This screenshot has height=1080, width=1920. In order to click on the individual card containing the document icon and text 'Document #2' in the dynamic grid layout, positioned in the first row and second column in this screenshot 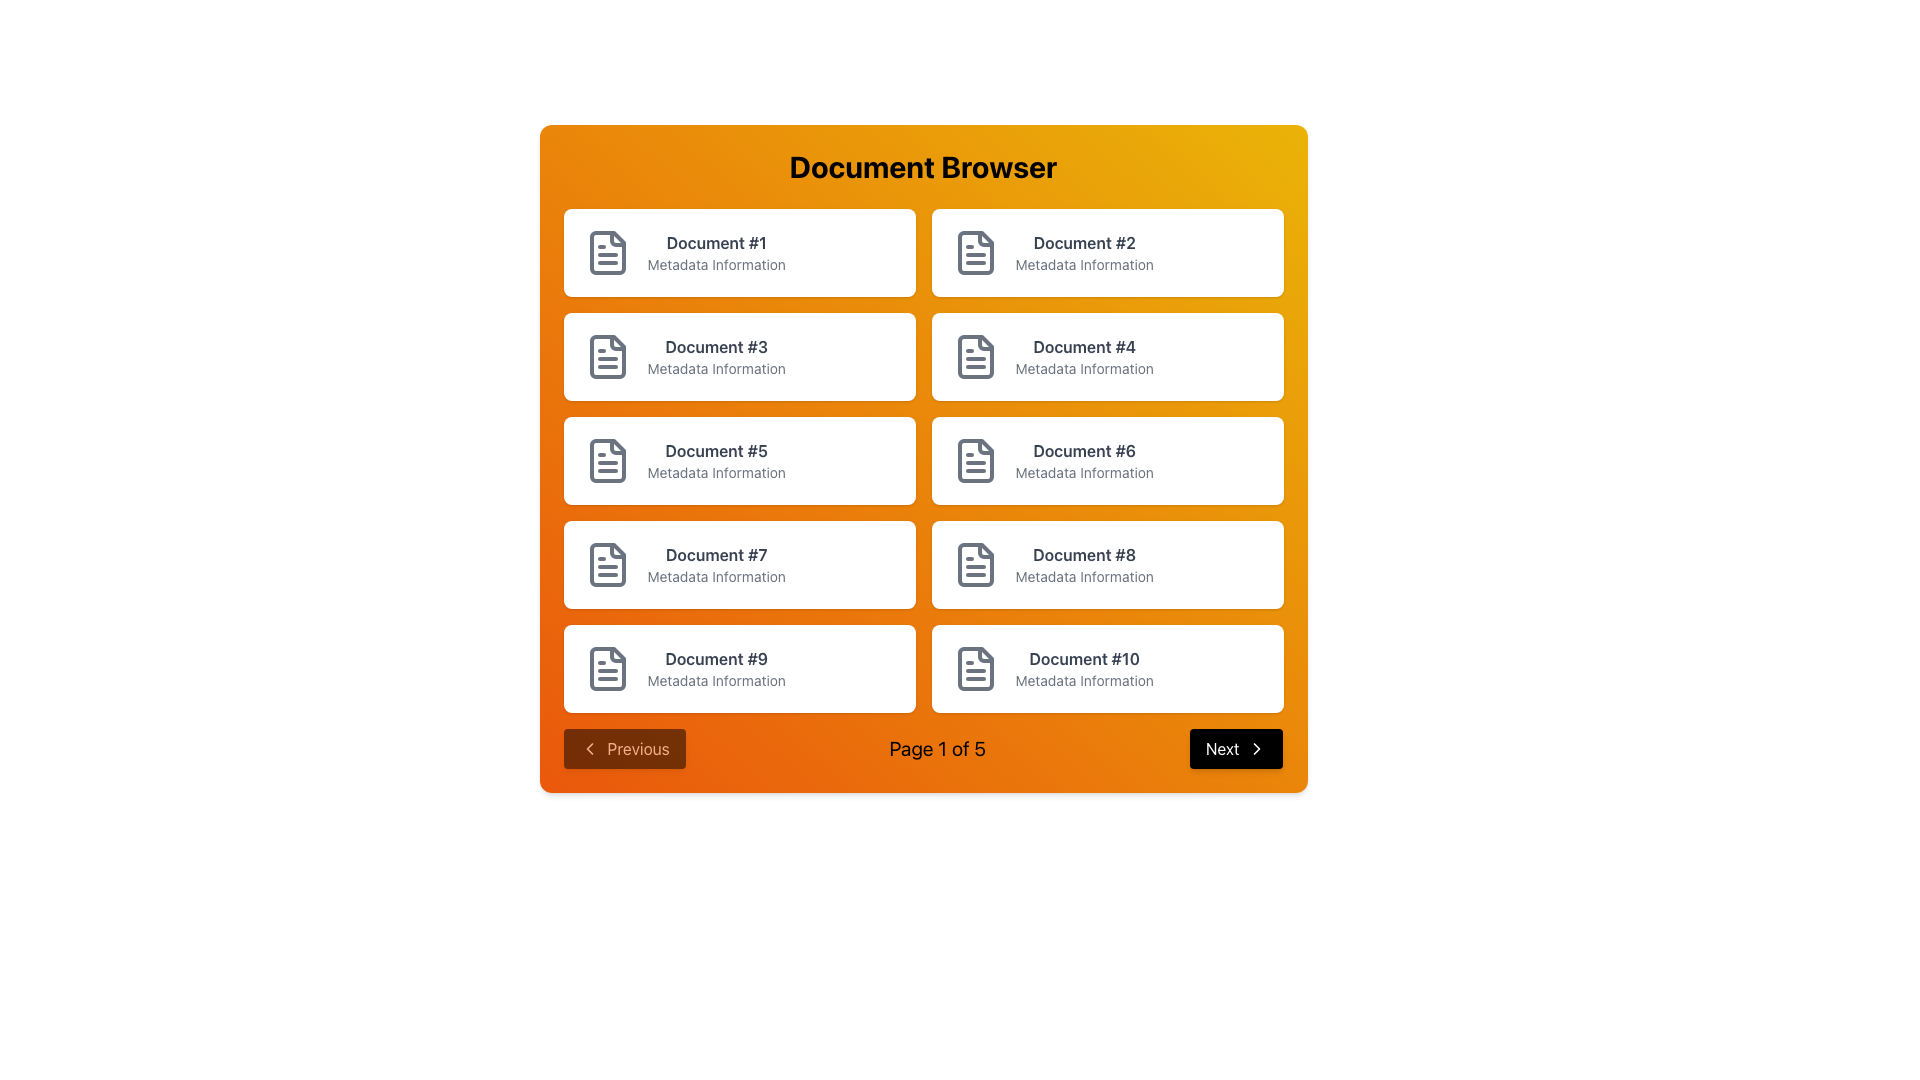, I will do `click(1106, 252)`.